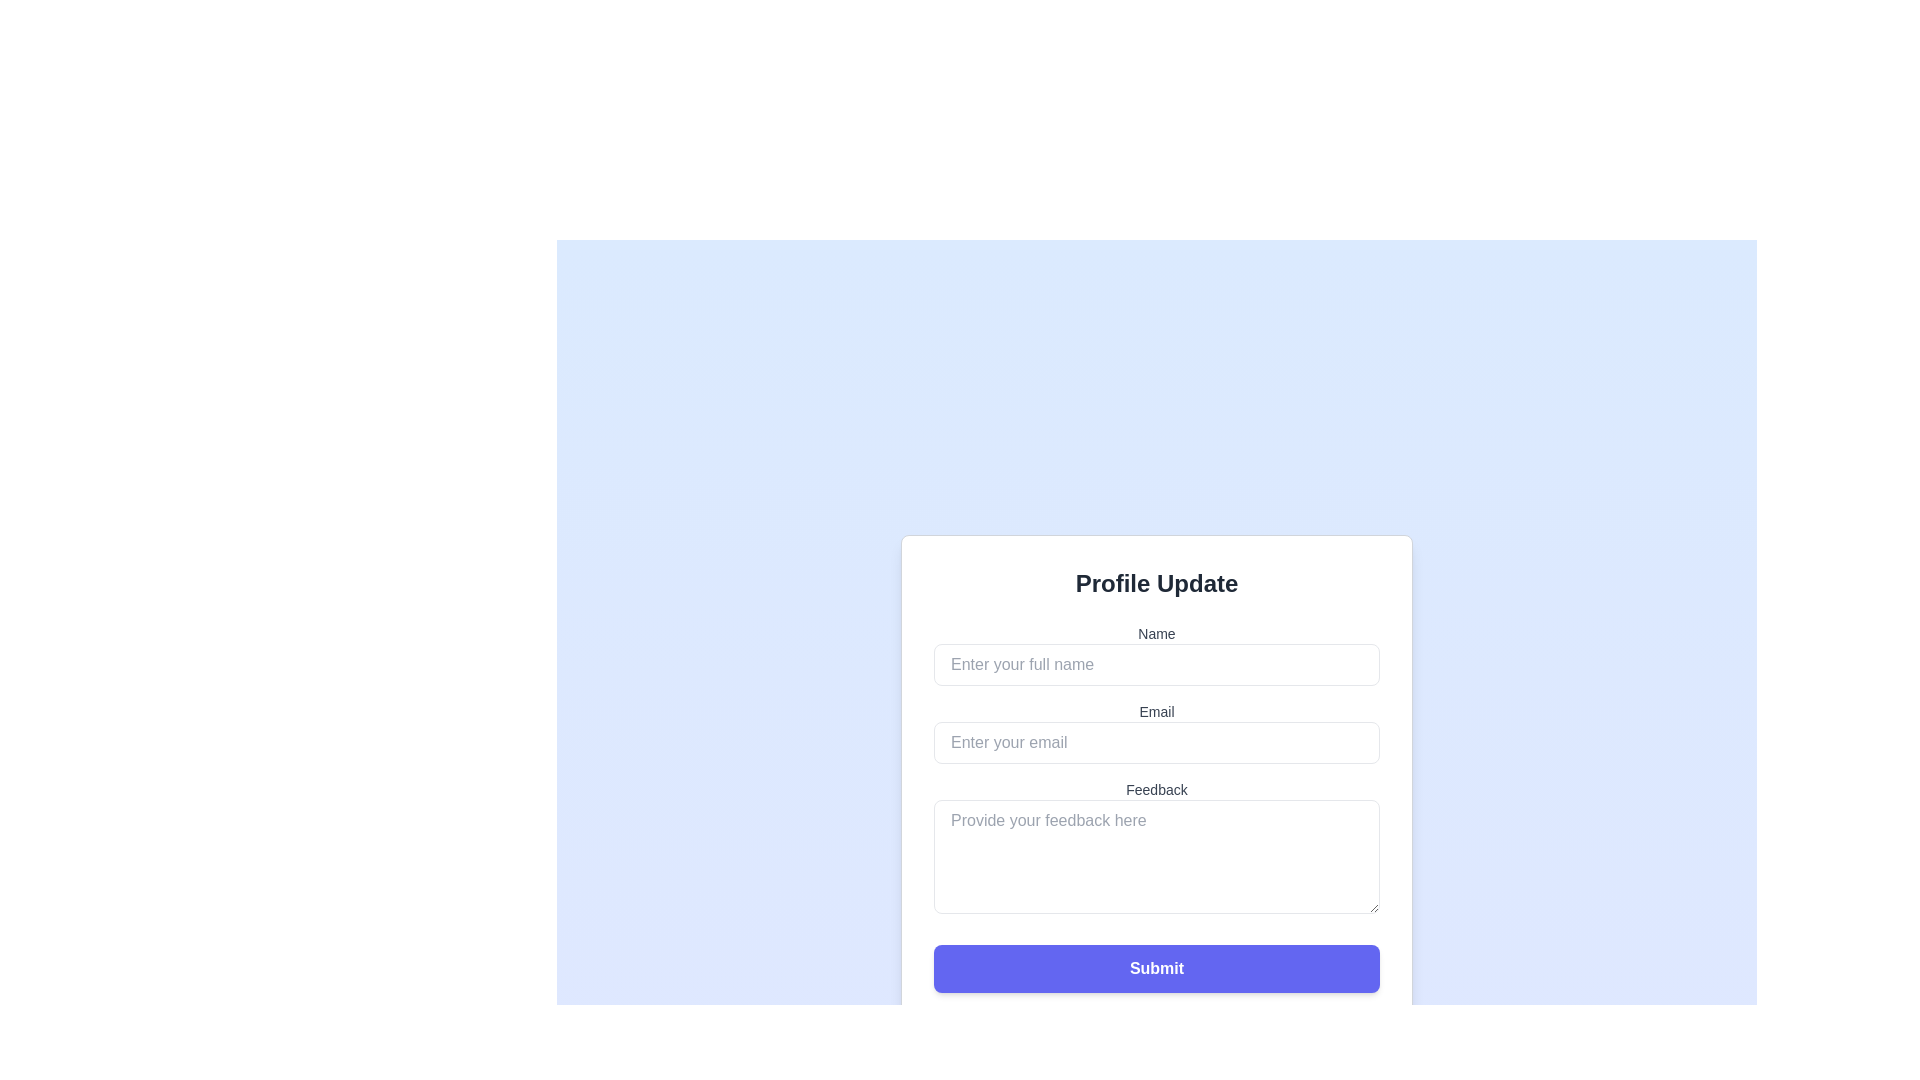  I want to click on the Text label that serves as a label for the adjacent email input field, located centrally in the form layout, positioned above the email input field, so click(1156, 710).